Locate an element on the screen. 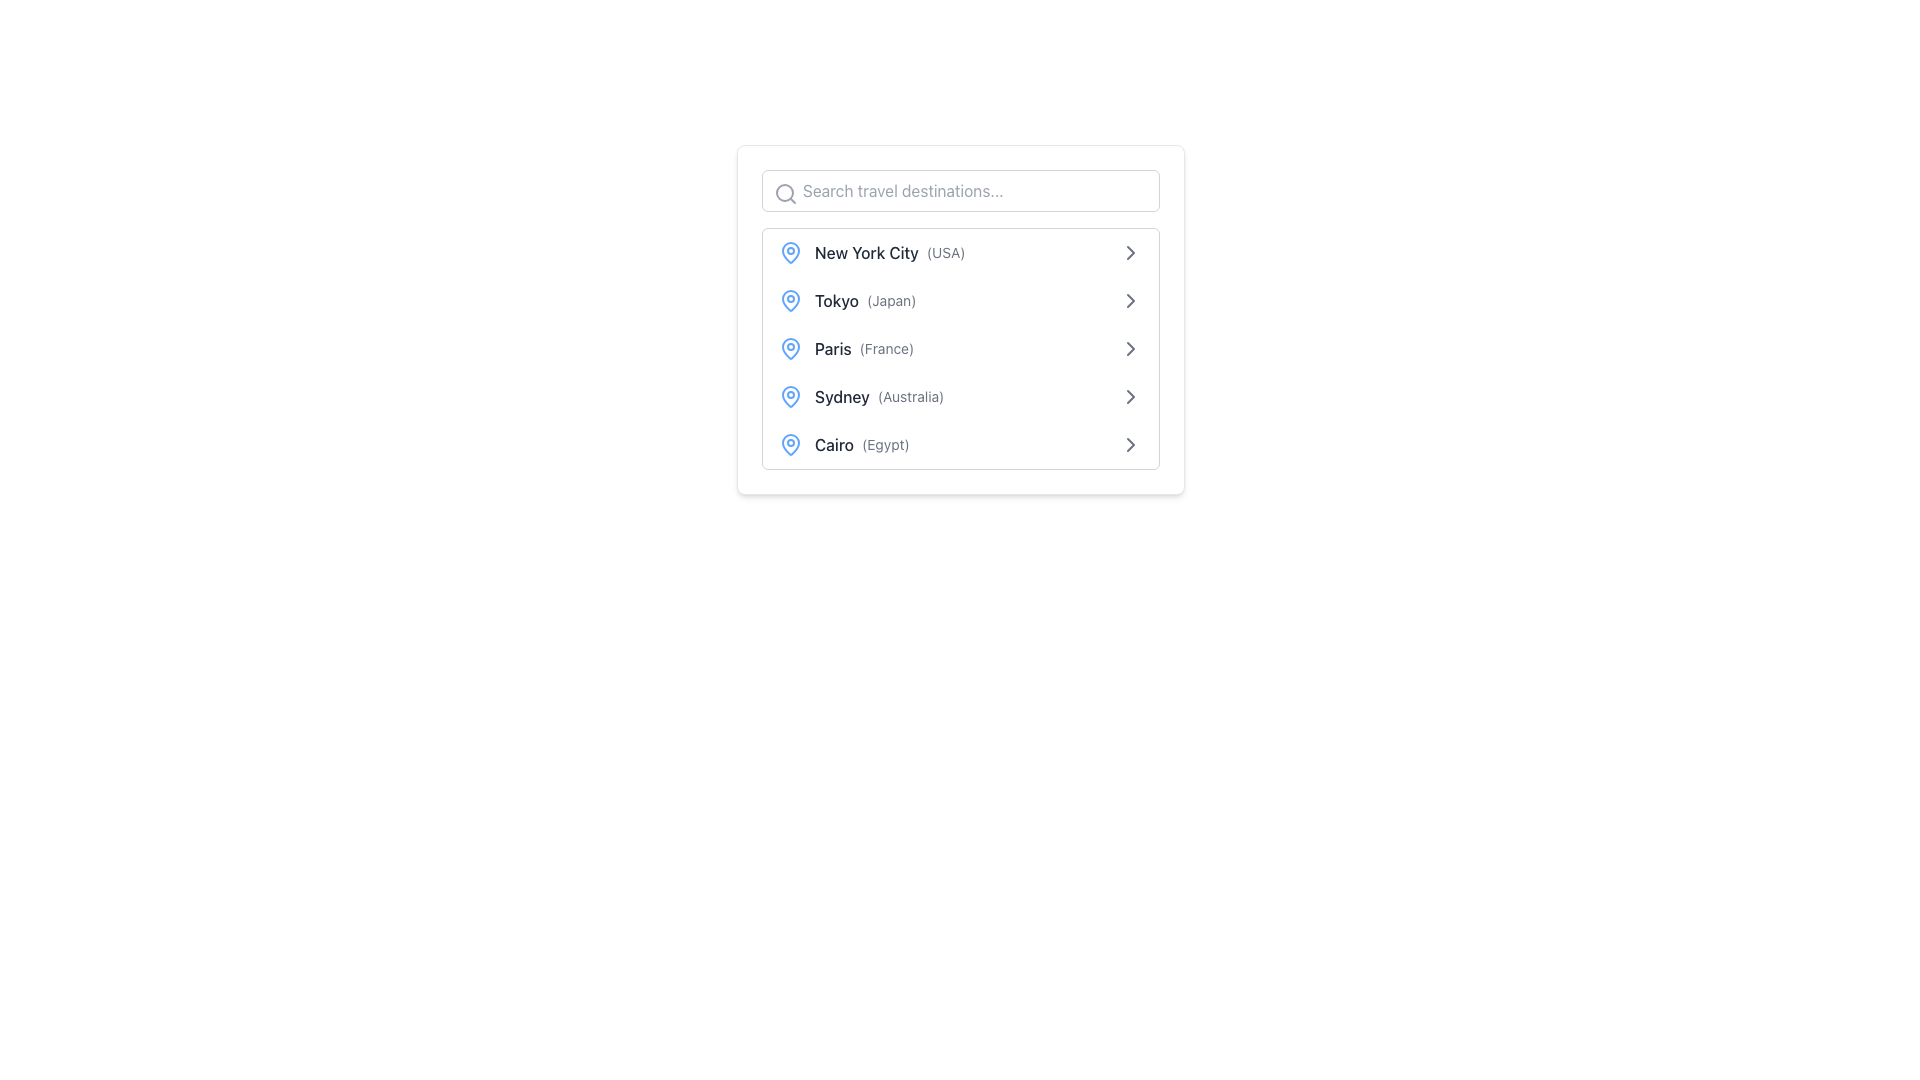 The width and height of the screenshot is (1920, 1080). the right-facing chevron icon at the far-right side of the 'New York City (USA)' list item is located at coordinates (1131, 252).